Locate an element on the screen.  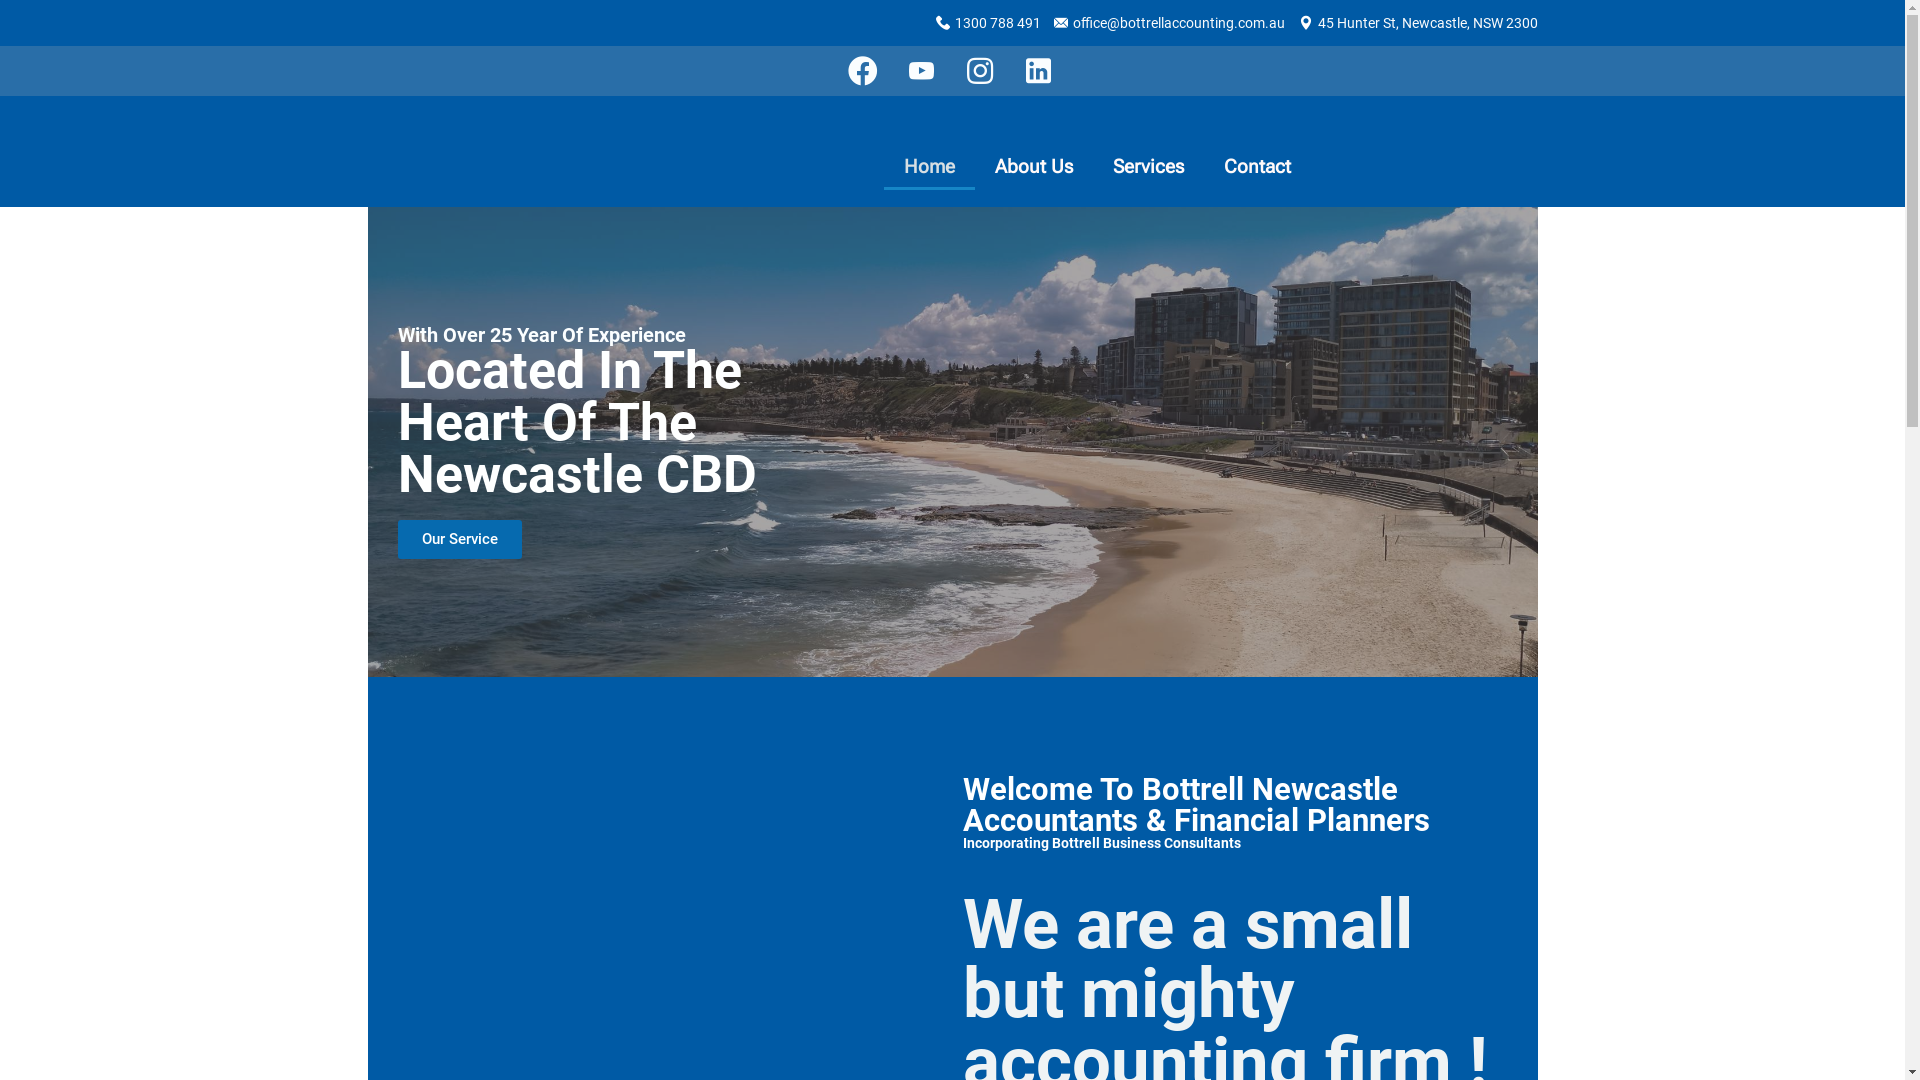
'Services' is located at coordinates (1092, 165).